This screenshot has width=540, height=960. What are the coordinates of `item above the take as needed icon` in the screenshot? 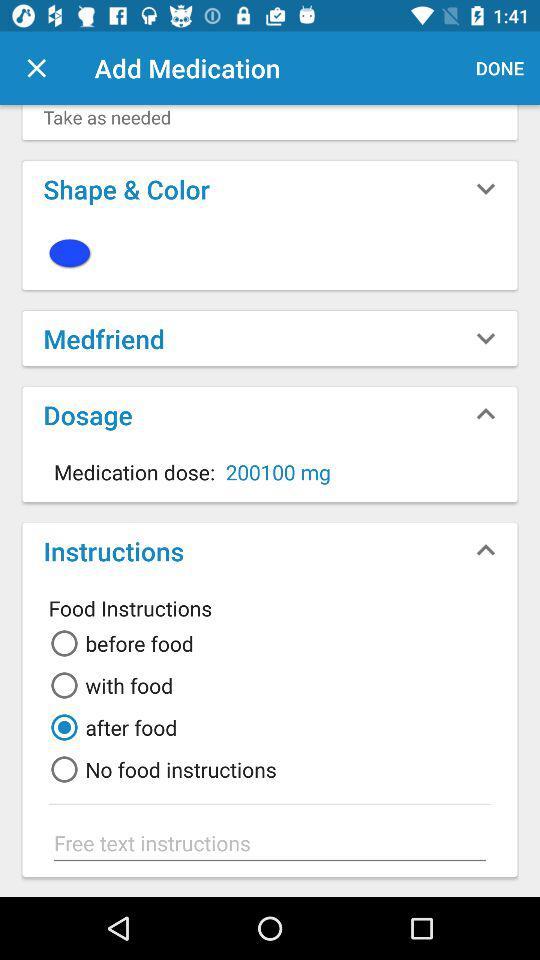 It's located at (36, 68).